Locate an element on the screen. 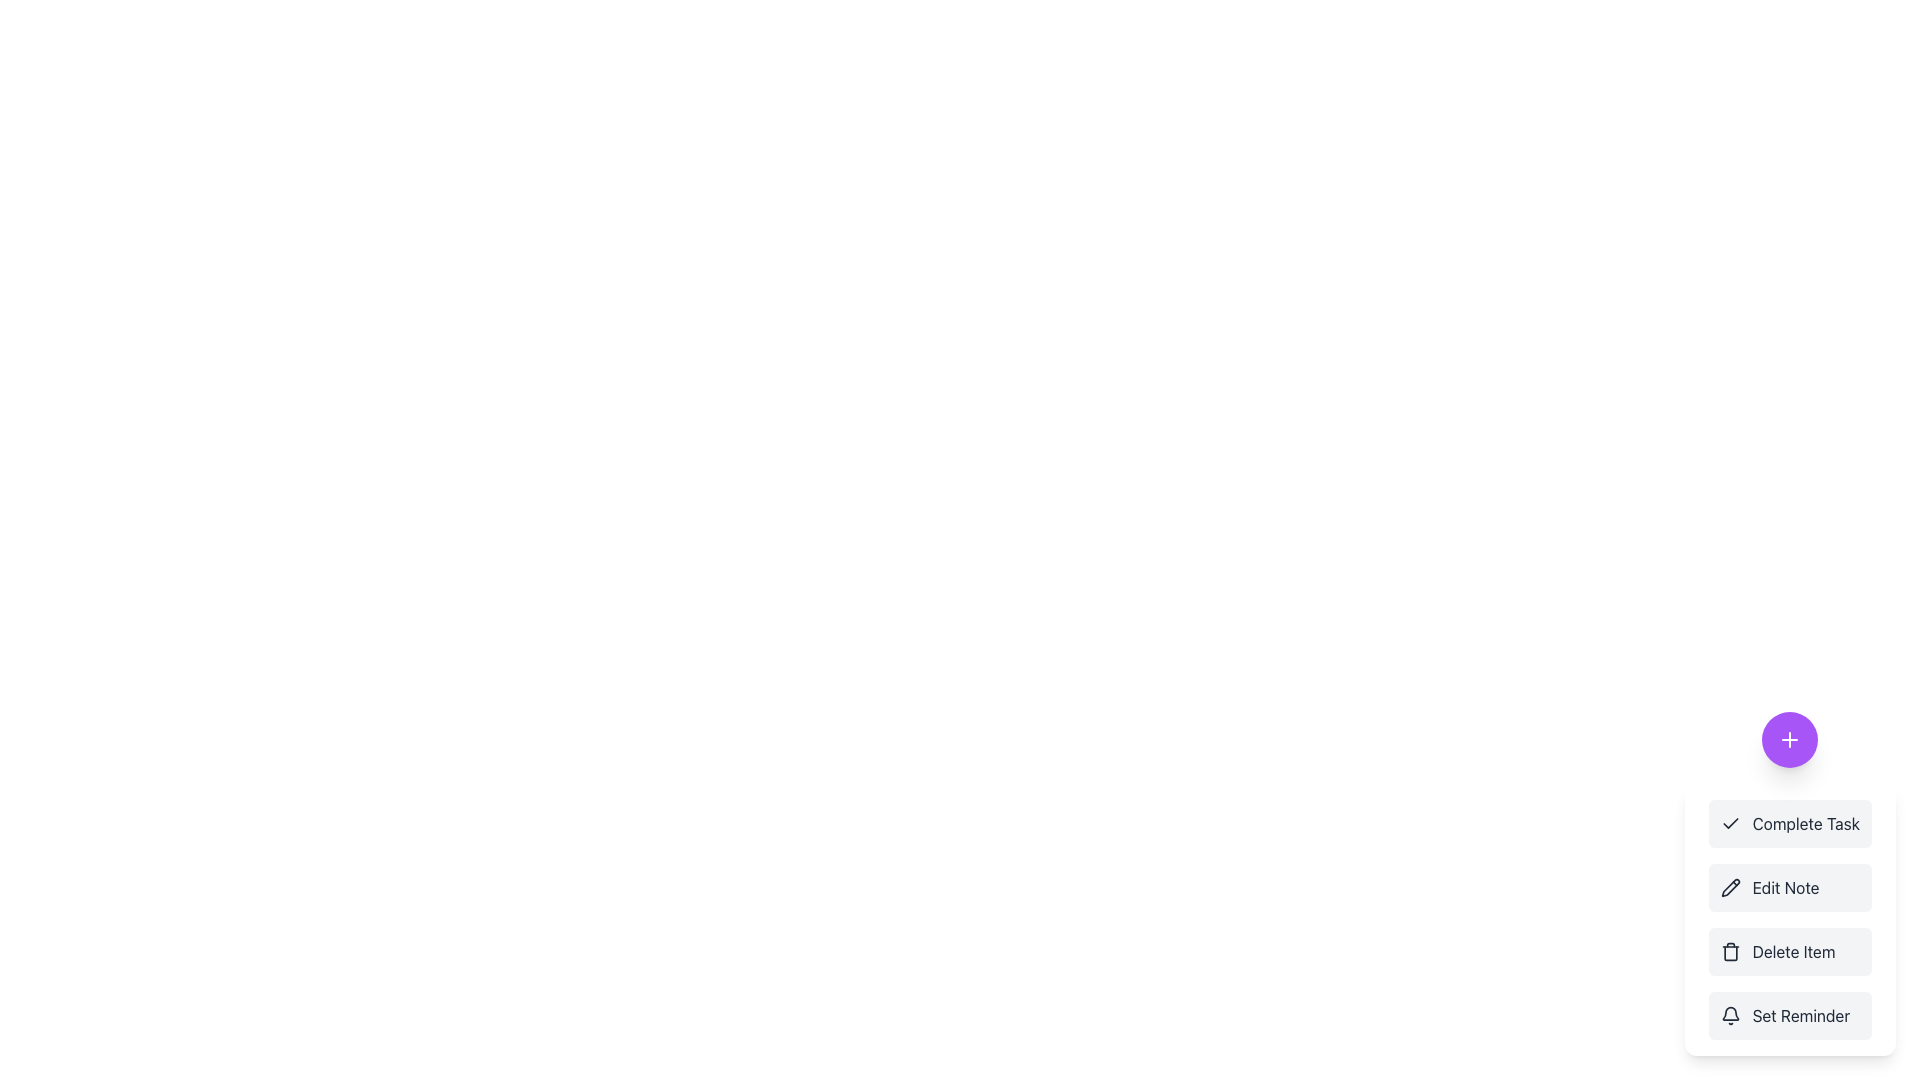 The height and width of the screenshot is (1080, 1920). the first button is located at coordinates (1790, 824).